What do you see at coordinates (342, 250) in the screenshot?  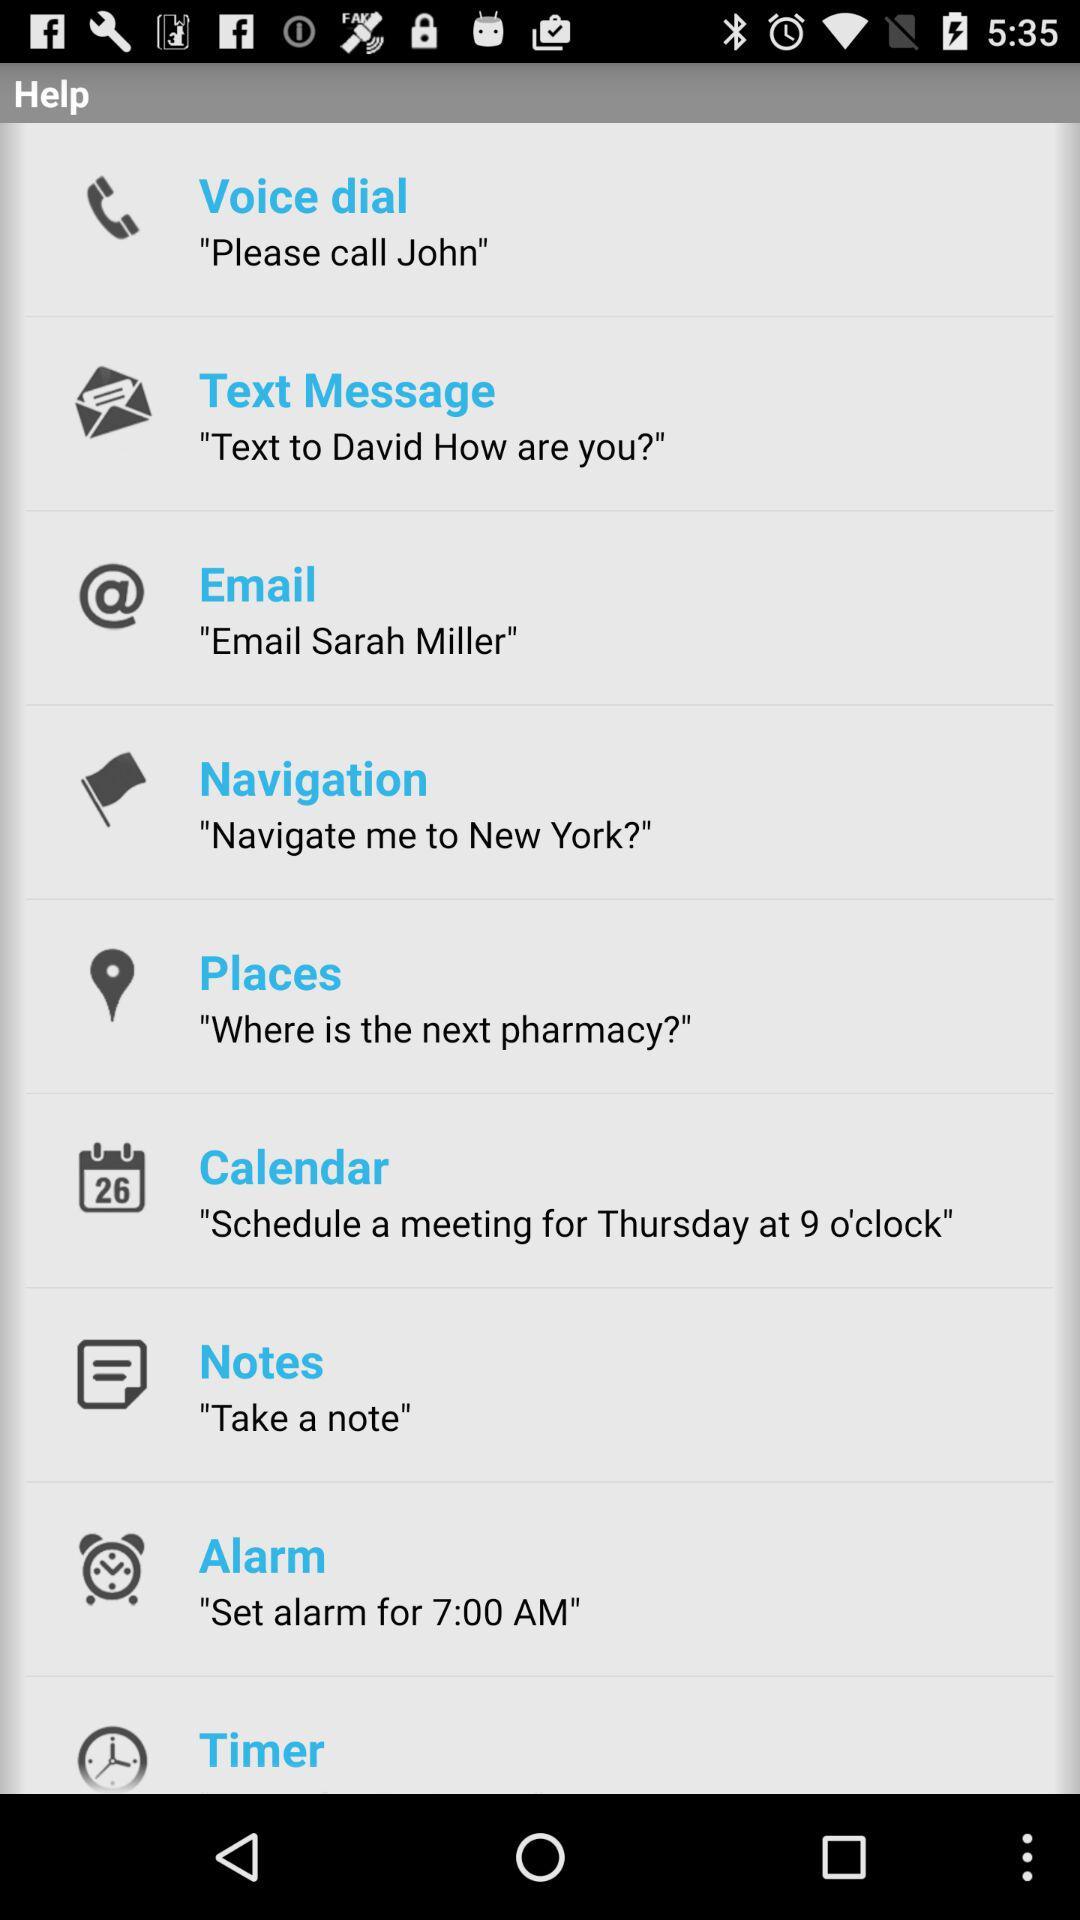 I see `"please call john" app` at bounding box center [342, 250].